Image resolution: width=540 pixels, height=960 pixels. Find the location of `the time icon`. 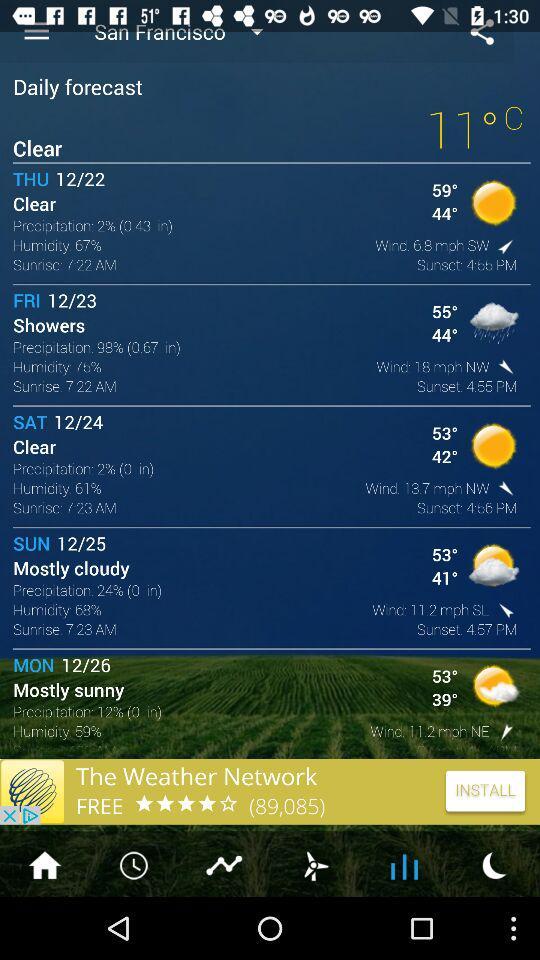

the time icon is located at coordinates (135, 925).